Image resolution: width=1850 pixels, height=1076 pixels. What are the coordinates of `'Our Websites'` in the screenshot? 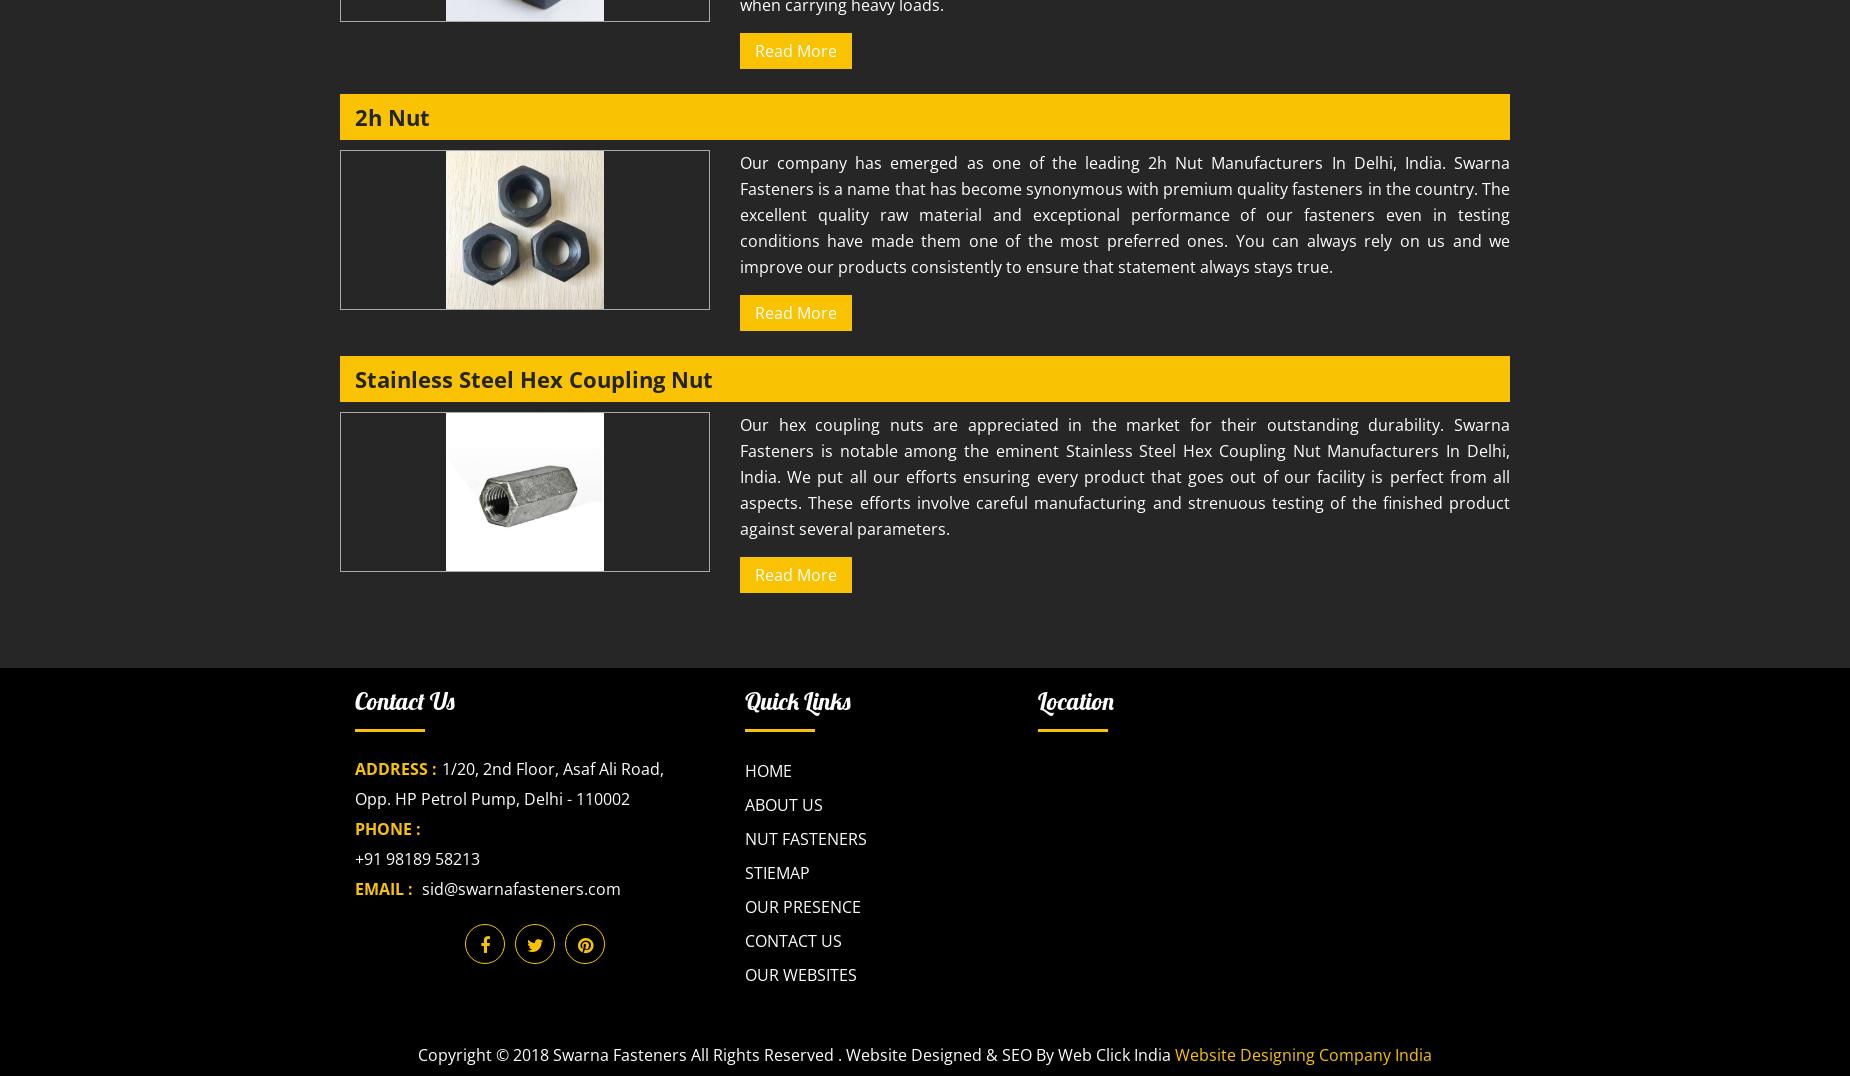 It's located at (801, 974).